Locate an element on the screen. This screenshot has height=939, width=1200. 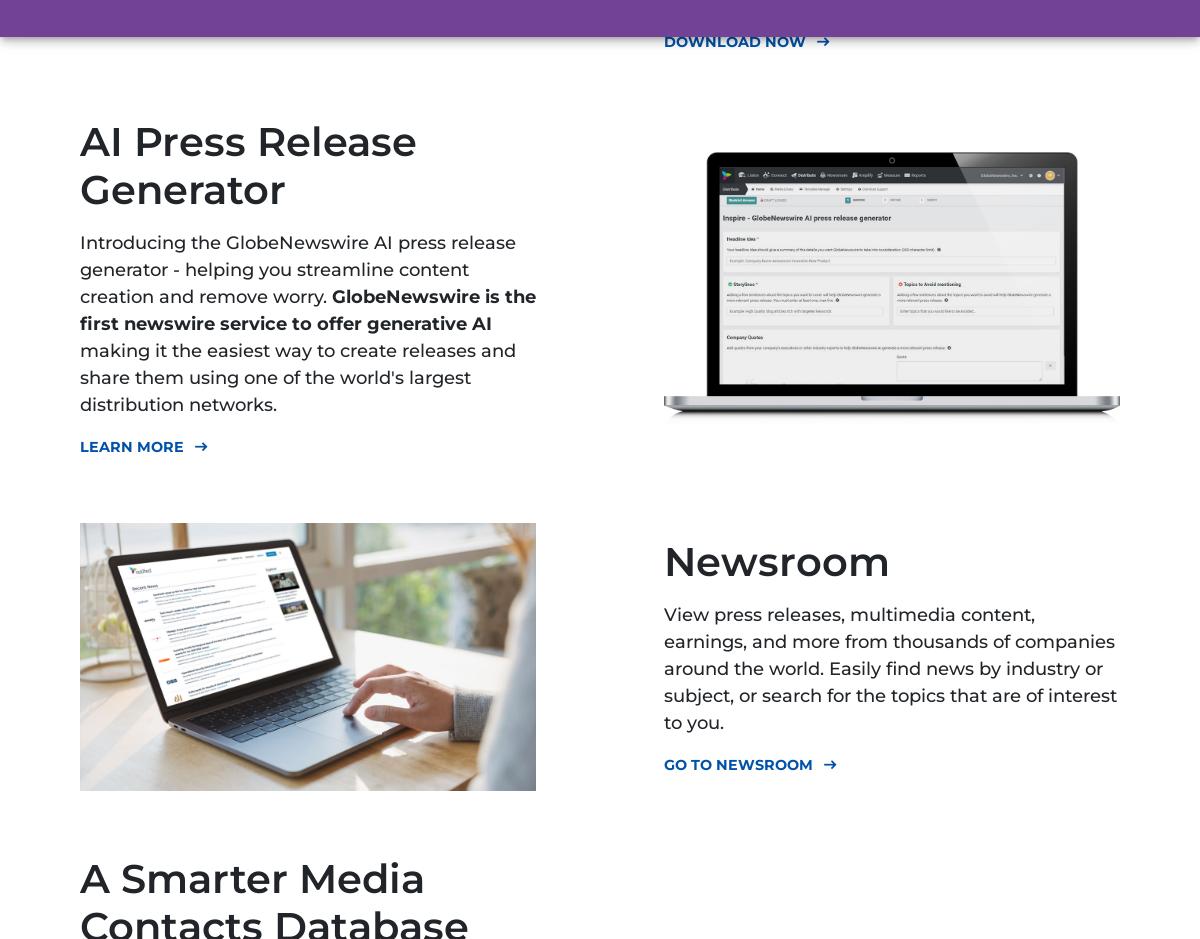
'GlobeNewswire is the first newswire service to offer generative AI' is located at coordinates (308, 309).